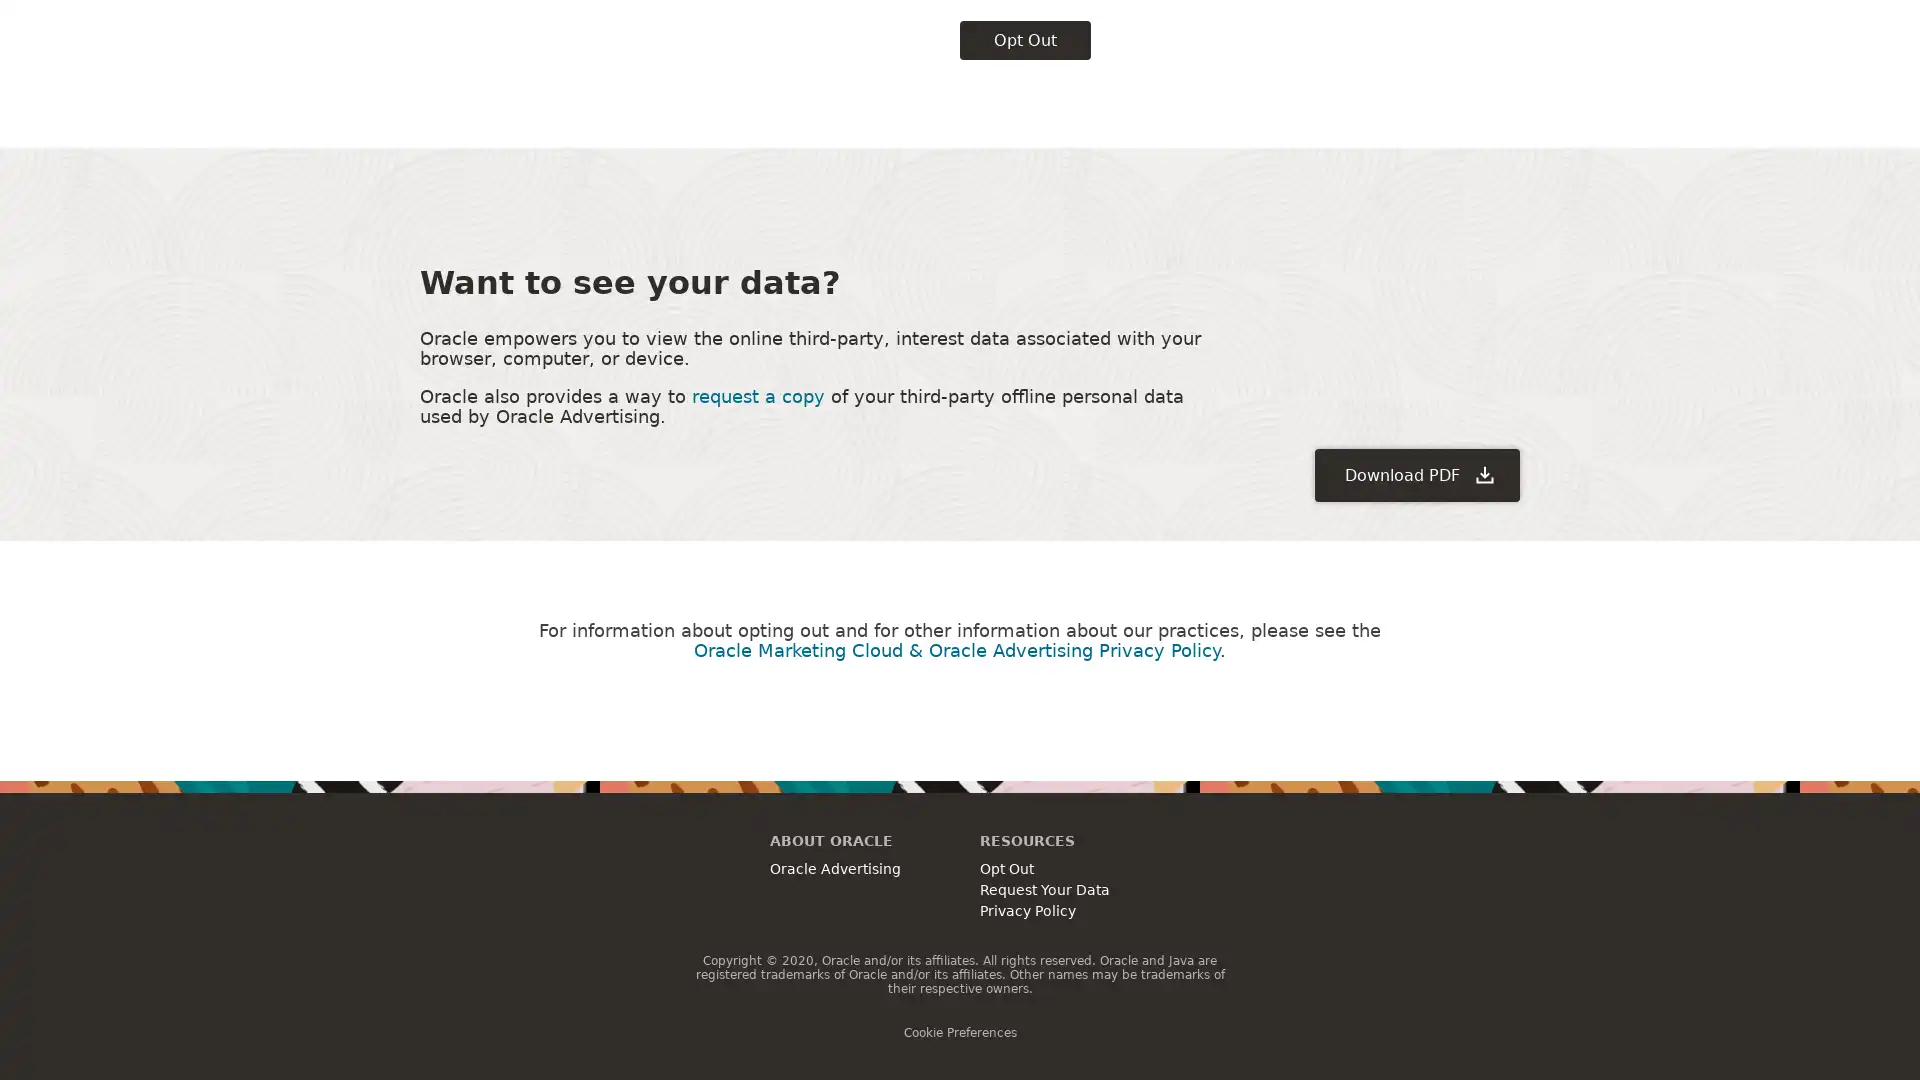 The width and height of the screenshot is (1920, 1080). Describe the element at coordinates (1416, 339) in the screenshot. I see `Download PDF` at that location.